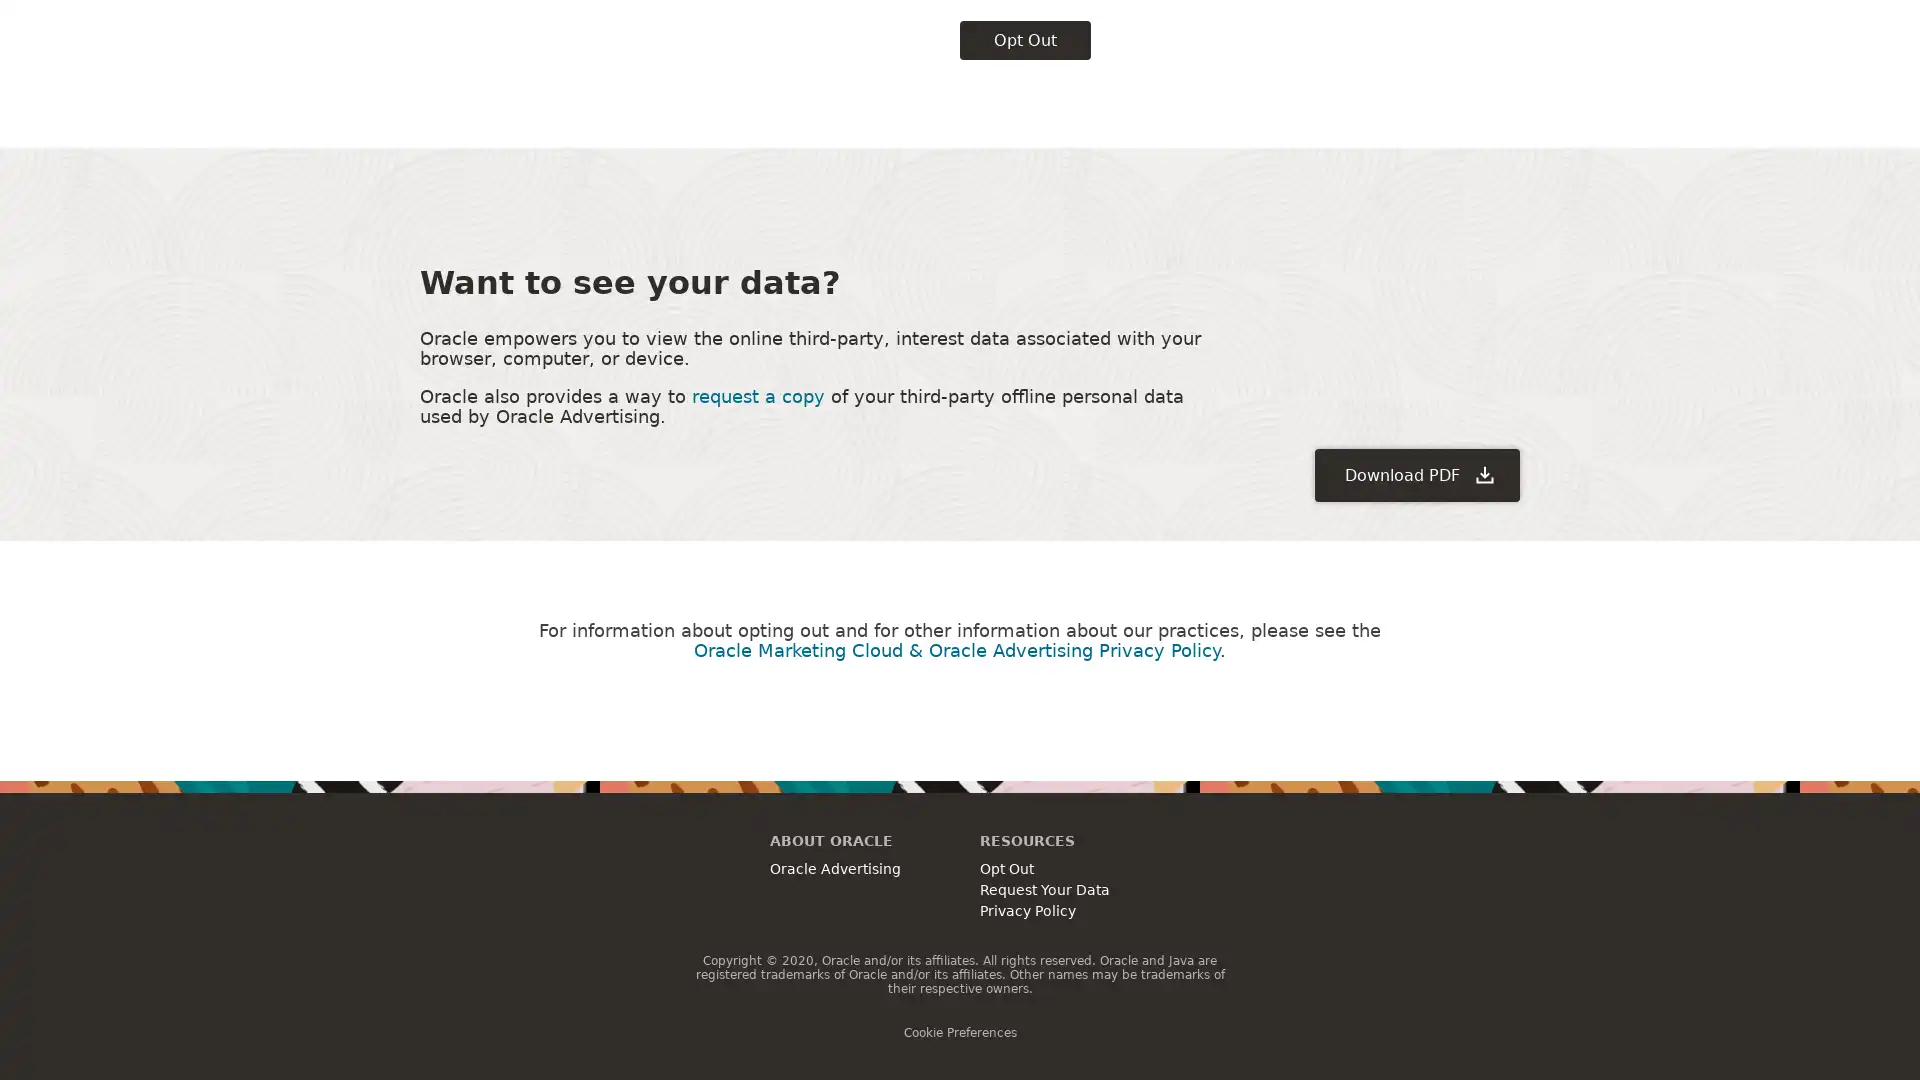 The width and height of the screenshot is (1920, 1080). Describe the element at coordinates (1416, 339) in the screenshot. I see `Download PDF` at that location.